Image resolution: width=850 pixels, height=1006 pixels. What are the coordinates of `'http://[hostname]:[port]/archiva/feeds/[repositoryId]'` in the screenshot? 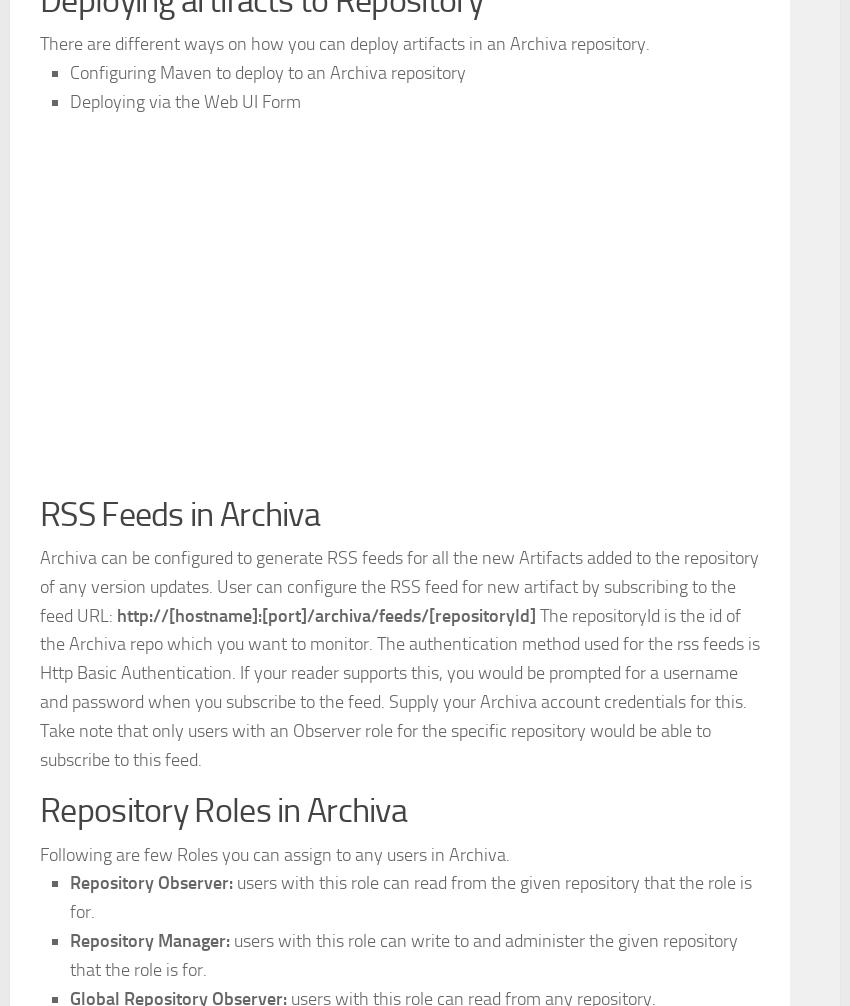 It's located at (326, 894).